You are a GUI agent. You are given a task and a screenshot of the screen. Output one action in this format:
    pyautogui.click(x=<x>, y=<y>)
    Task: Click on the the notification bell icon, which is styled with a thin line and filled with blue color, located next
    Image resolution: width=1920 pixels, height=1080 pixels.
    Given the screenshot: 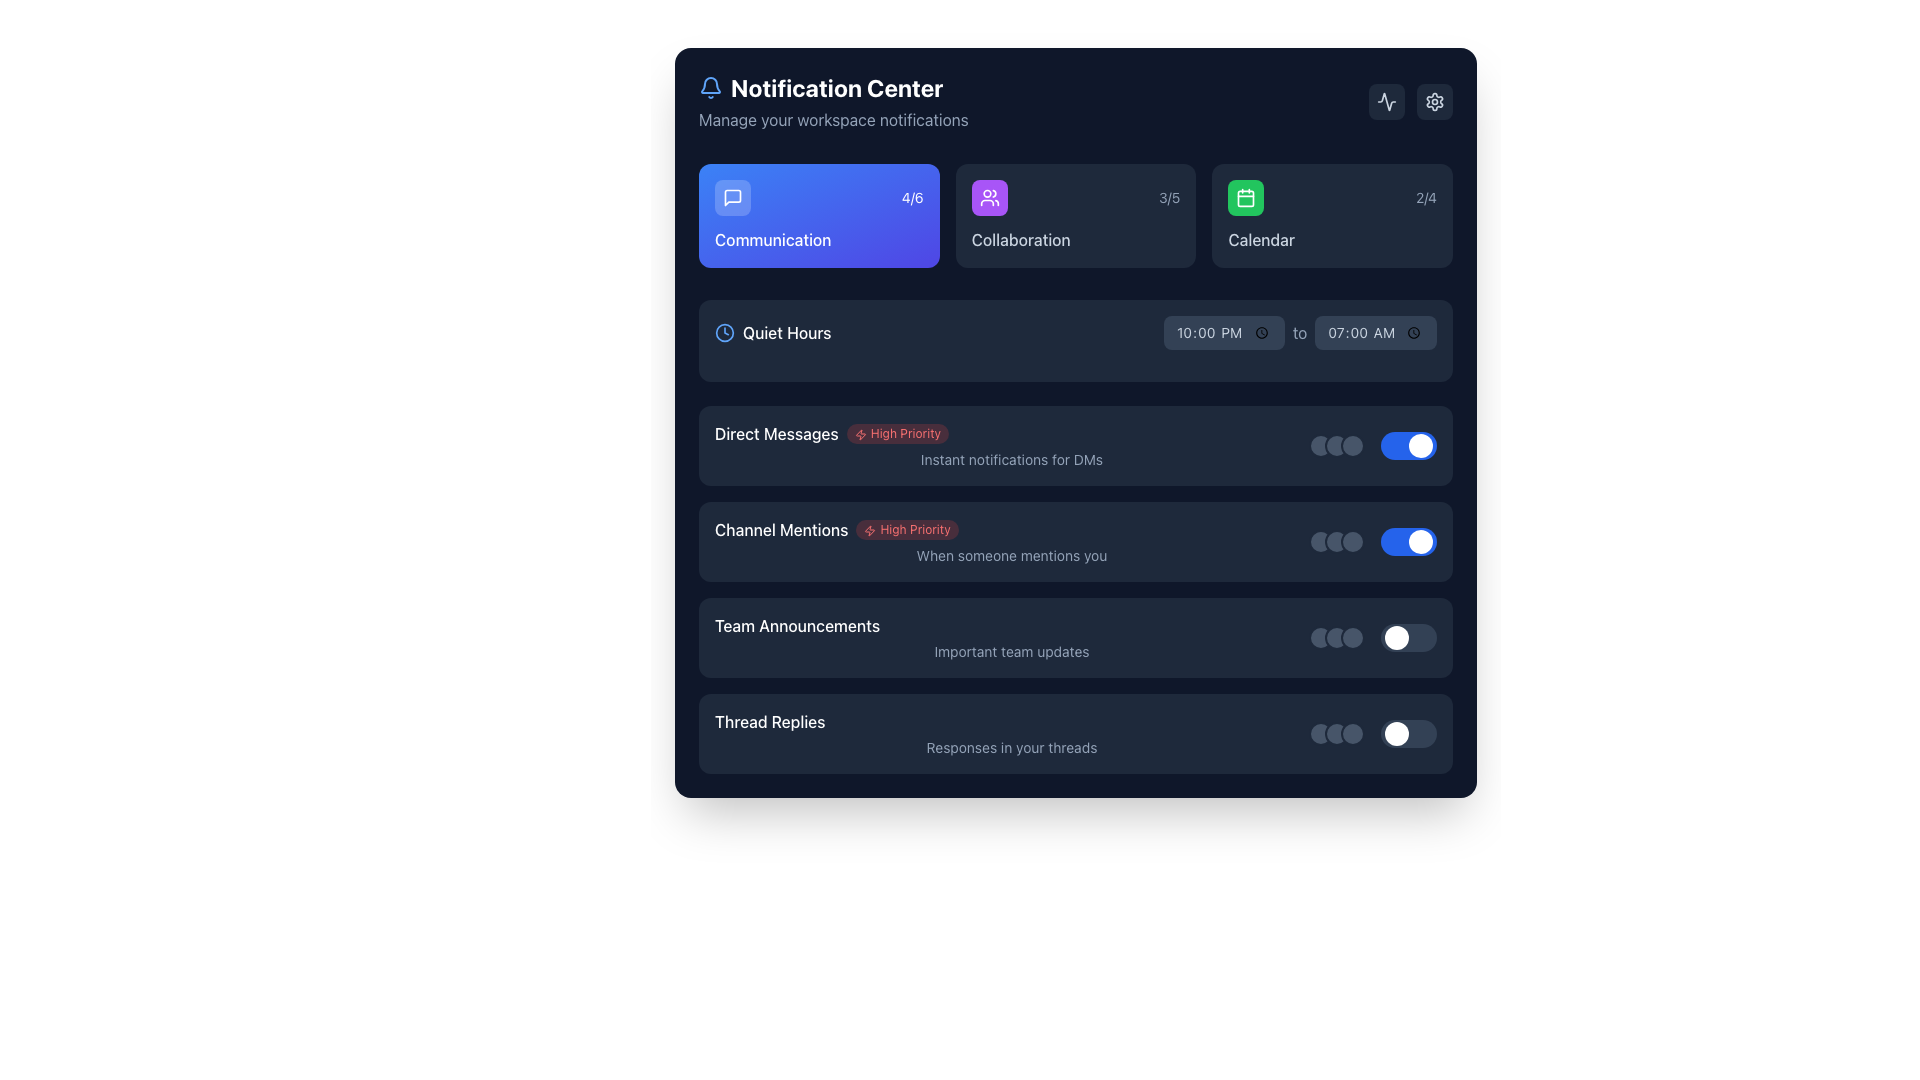 What is the action you would take?
    pyautogui.click(x=710, y=87)
    